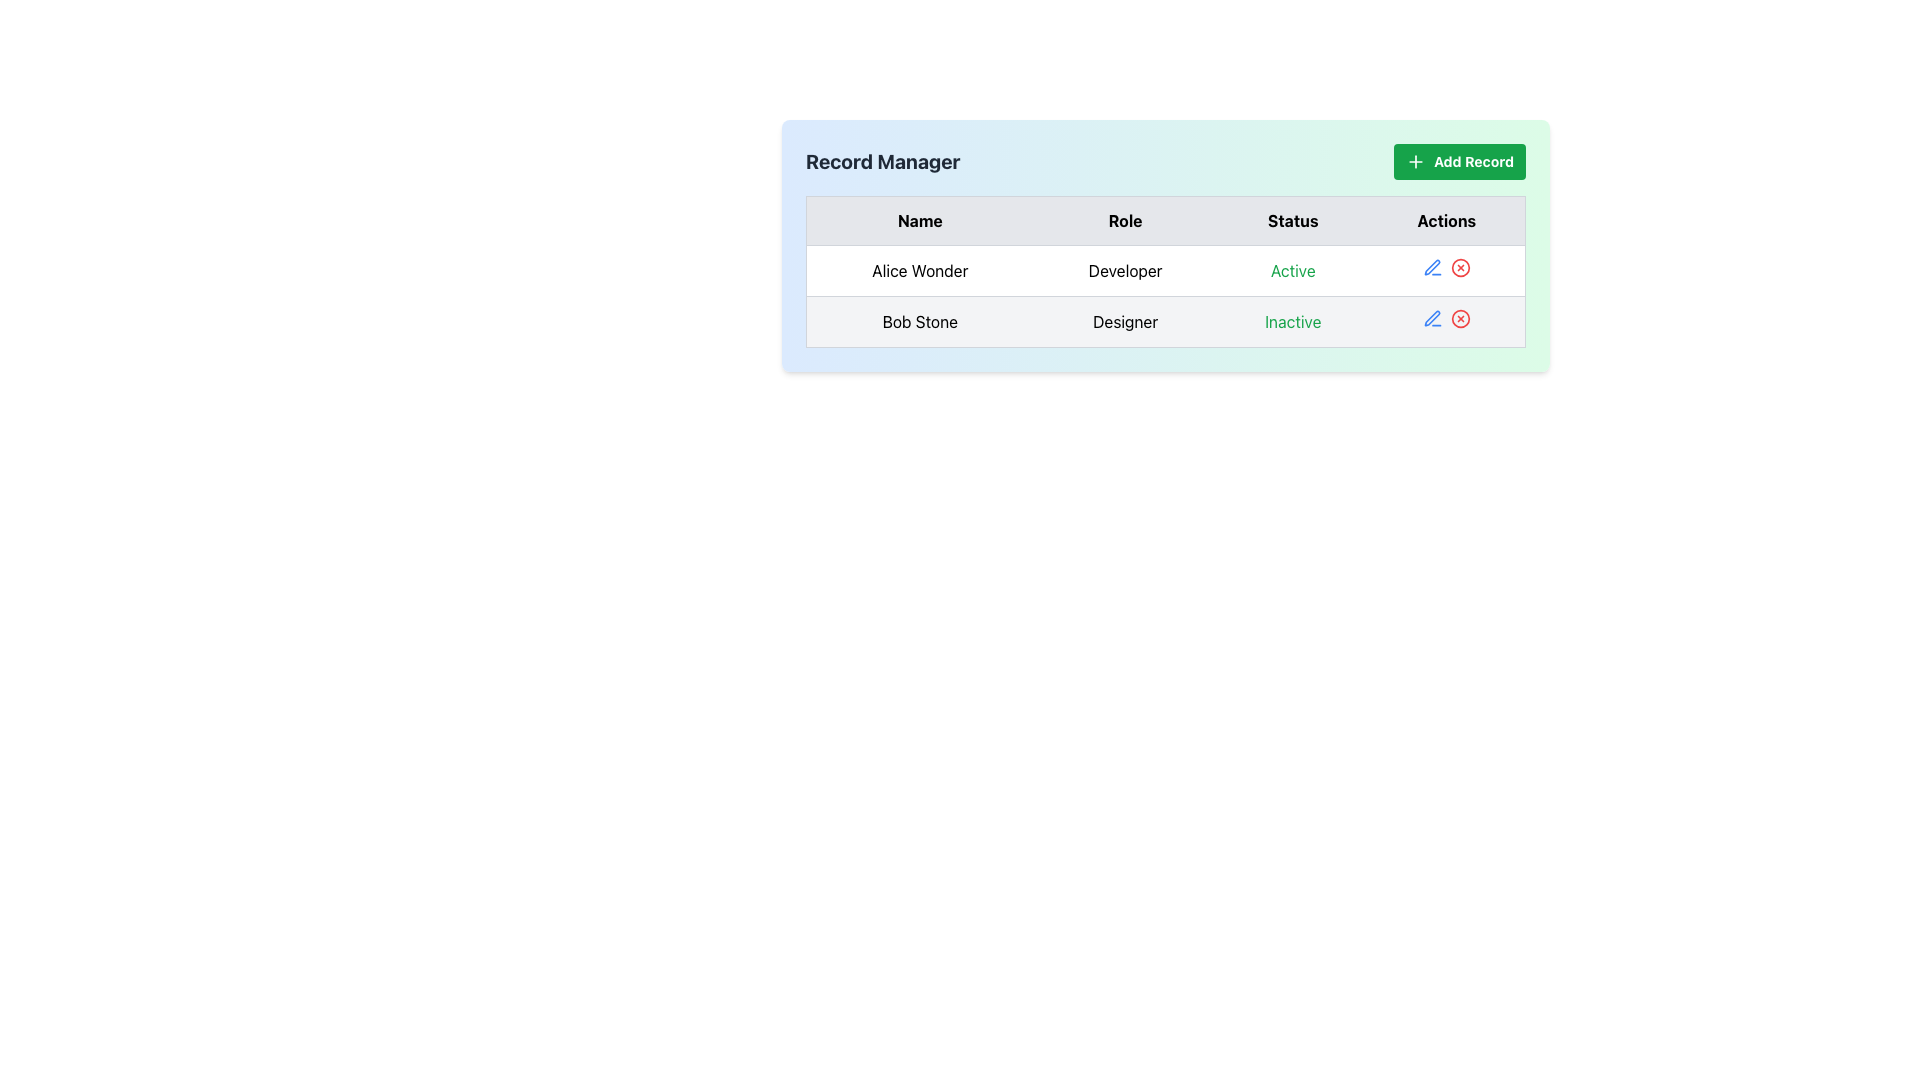 The height and width of the screenshot is (1080, 1920). What do you see at coordinates (1166, 270) in the screenshot?
I see `the first table row in the 'Record Manager' section` at bounding box center [1166, 270].